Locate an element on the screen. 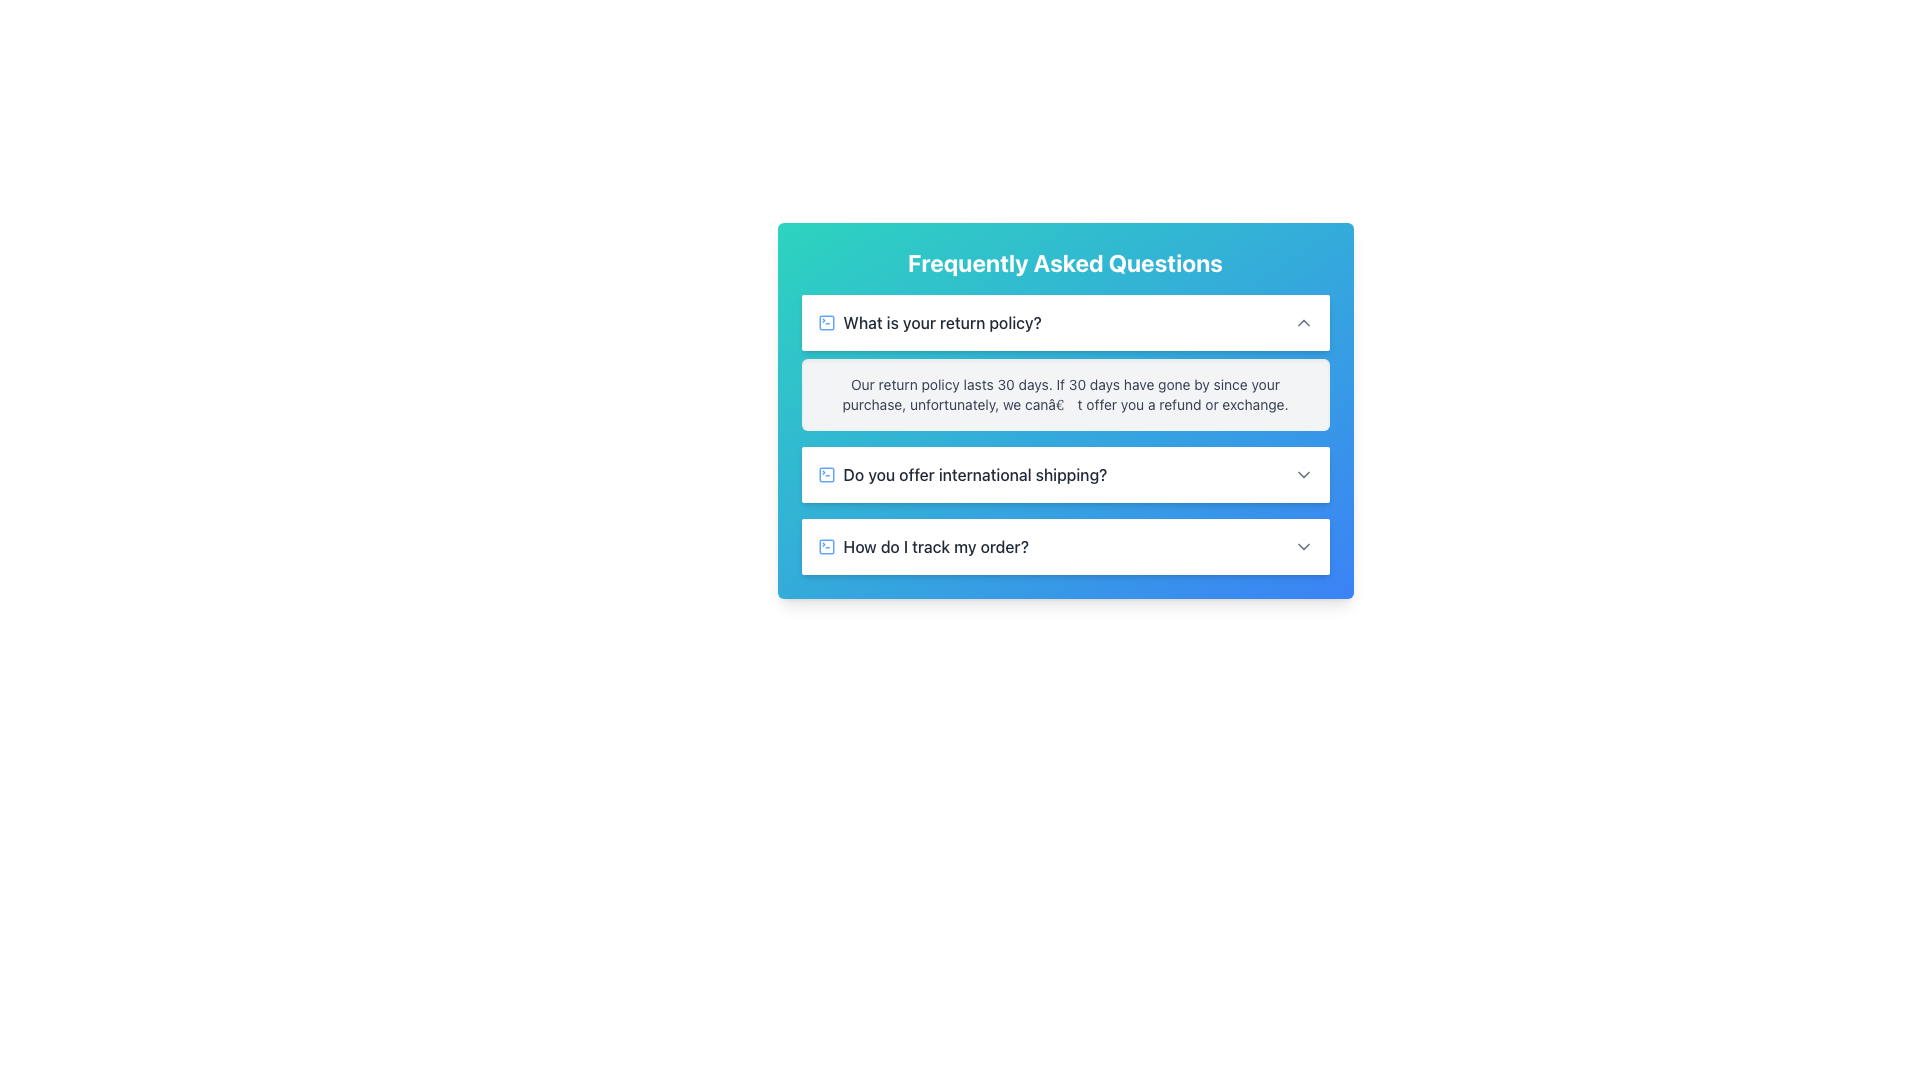 Image resolution: width=1920 pixels, height=1080 pixels. the chevron icon at the far-right end of the 'How do I track my order?' FAQ entry to expand or collapse the section is located at coordinates (1303, 547).